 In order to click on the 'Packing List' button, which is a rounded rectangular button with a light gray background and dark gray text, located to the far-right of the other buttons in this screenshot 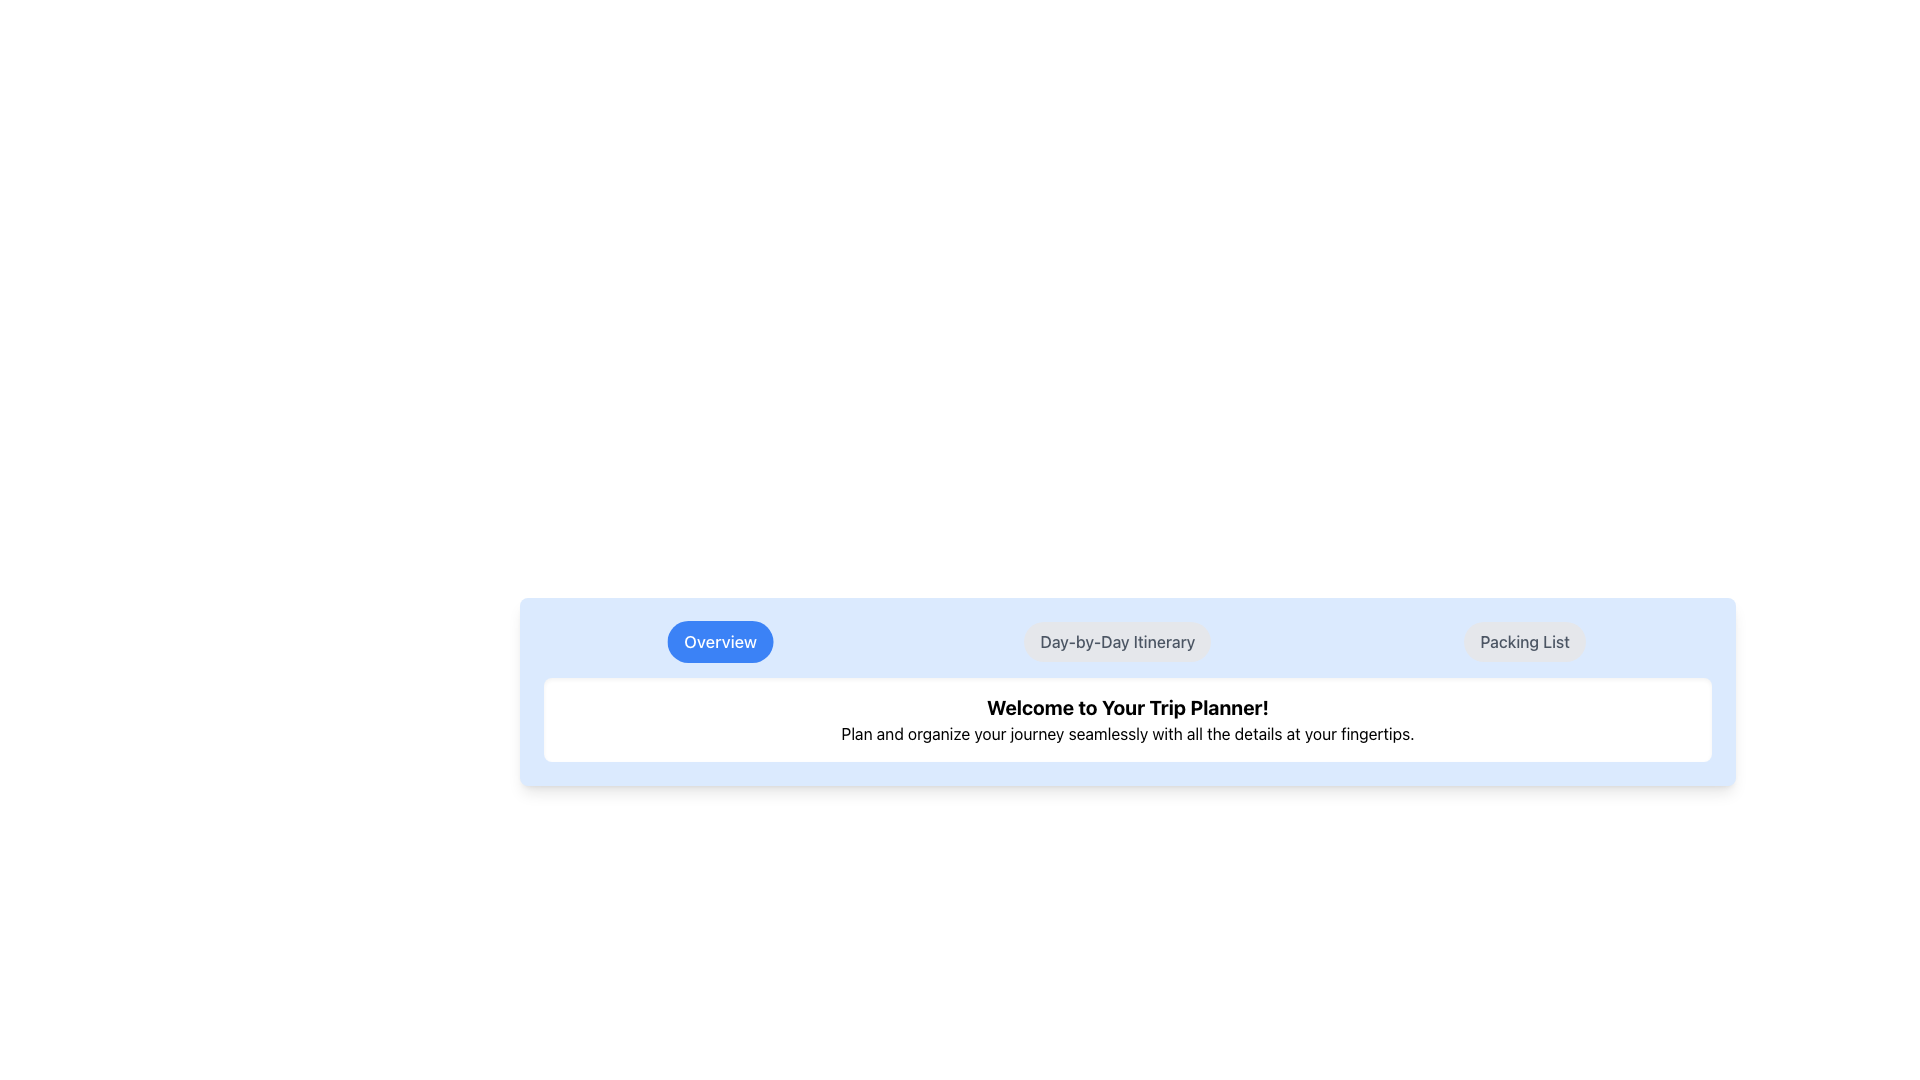, I will do `click(1523, 641)`.